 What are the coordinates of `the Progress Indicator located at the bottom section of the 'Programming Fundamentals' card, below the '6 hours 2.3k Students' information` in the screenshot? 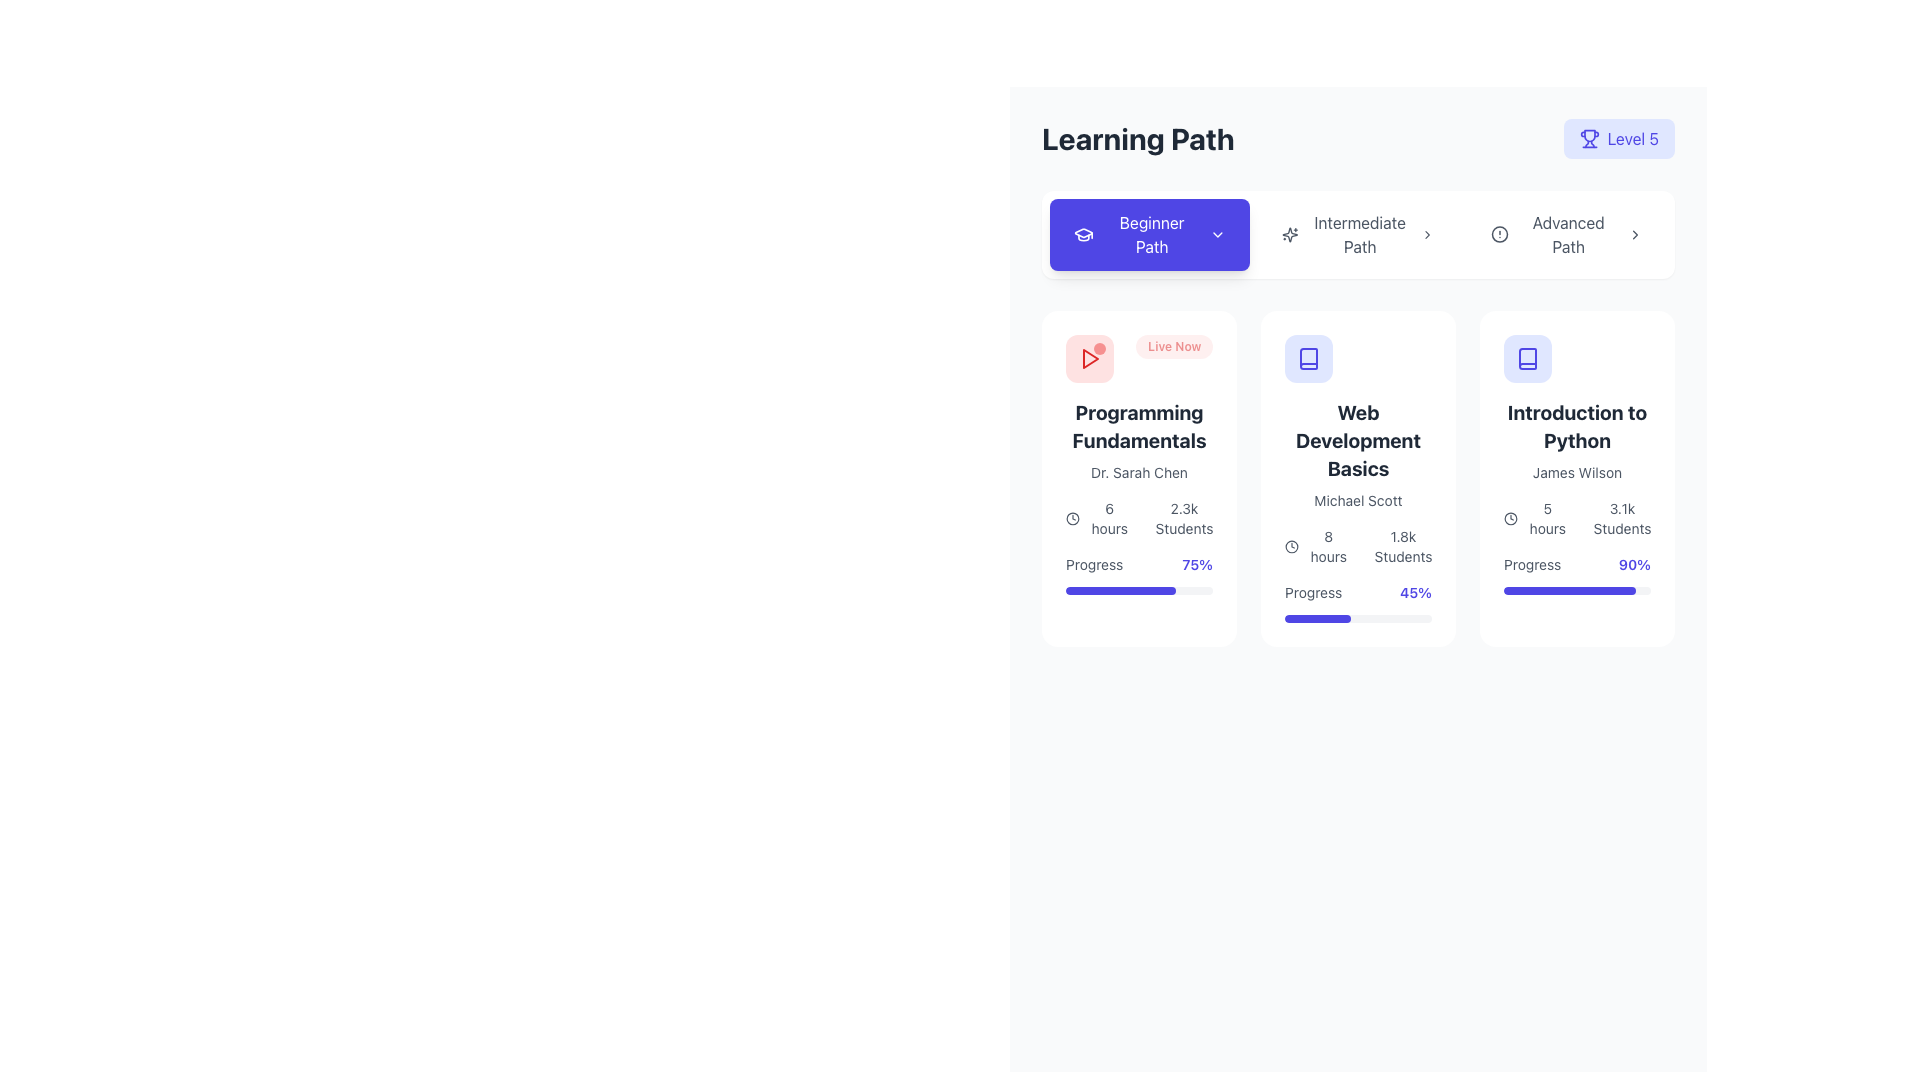 It's located at (1139, 574).